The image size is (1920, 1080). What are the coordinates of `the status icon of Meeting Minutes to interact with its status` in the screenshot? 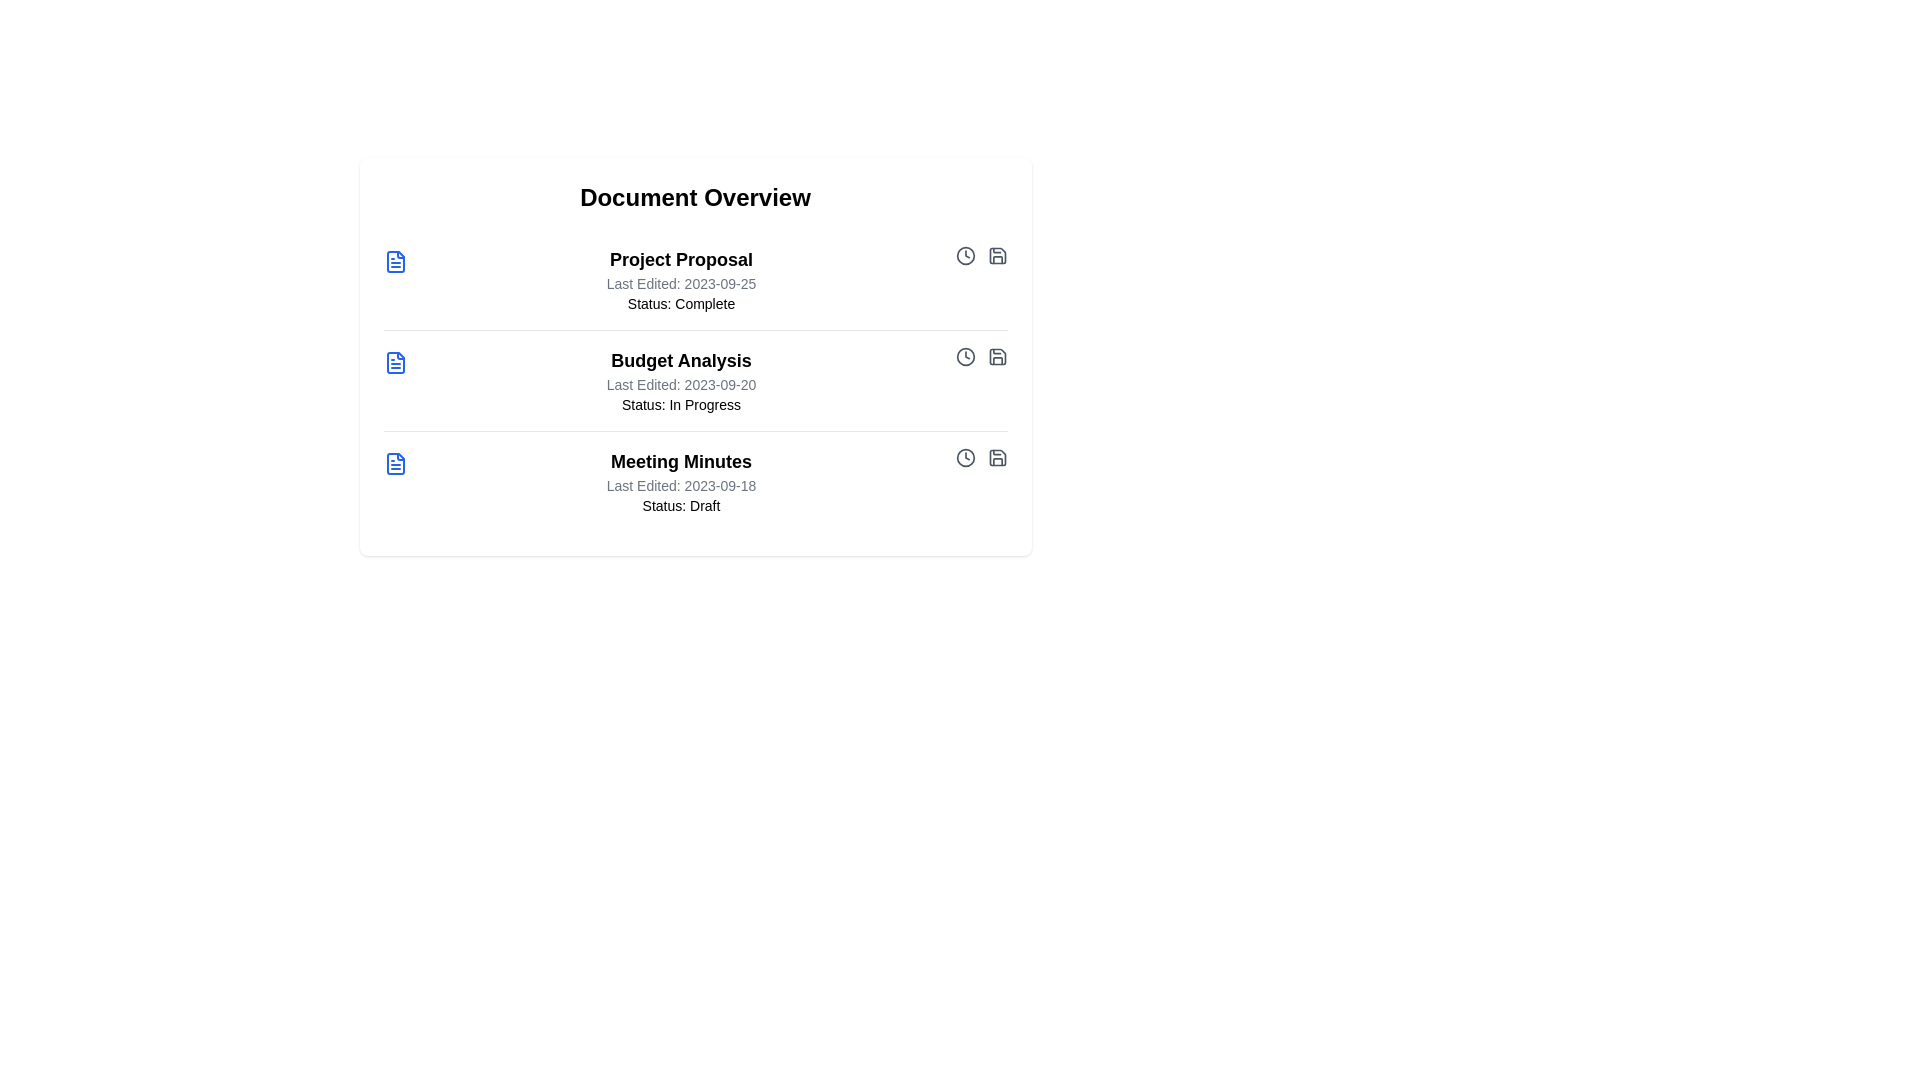 It's located at (965, 458).